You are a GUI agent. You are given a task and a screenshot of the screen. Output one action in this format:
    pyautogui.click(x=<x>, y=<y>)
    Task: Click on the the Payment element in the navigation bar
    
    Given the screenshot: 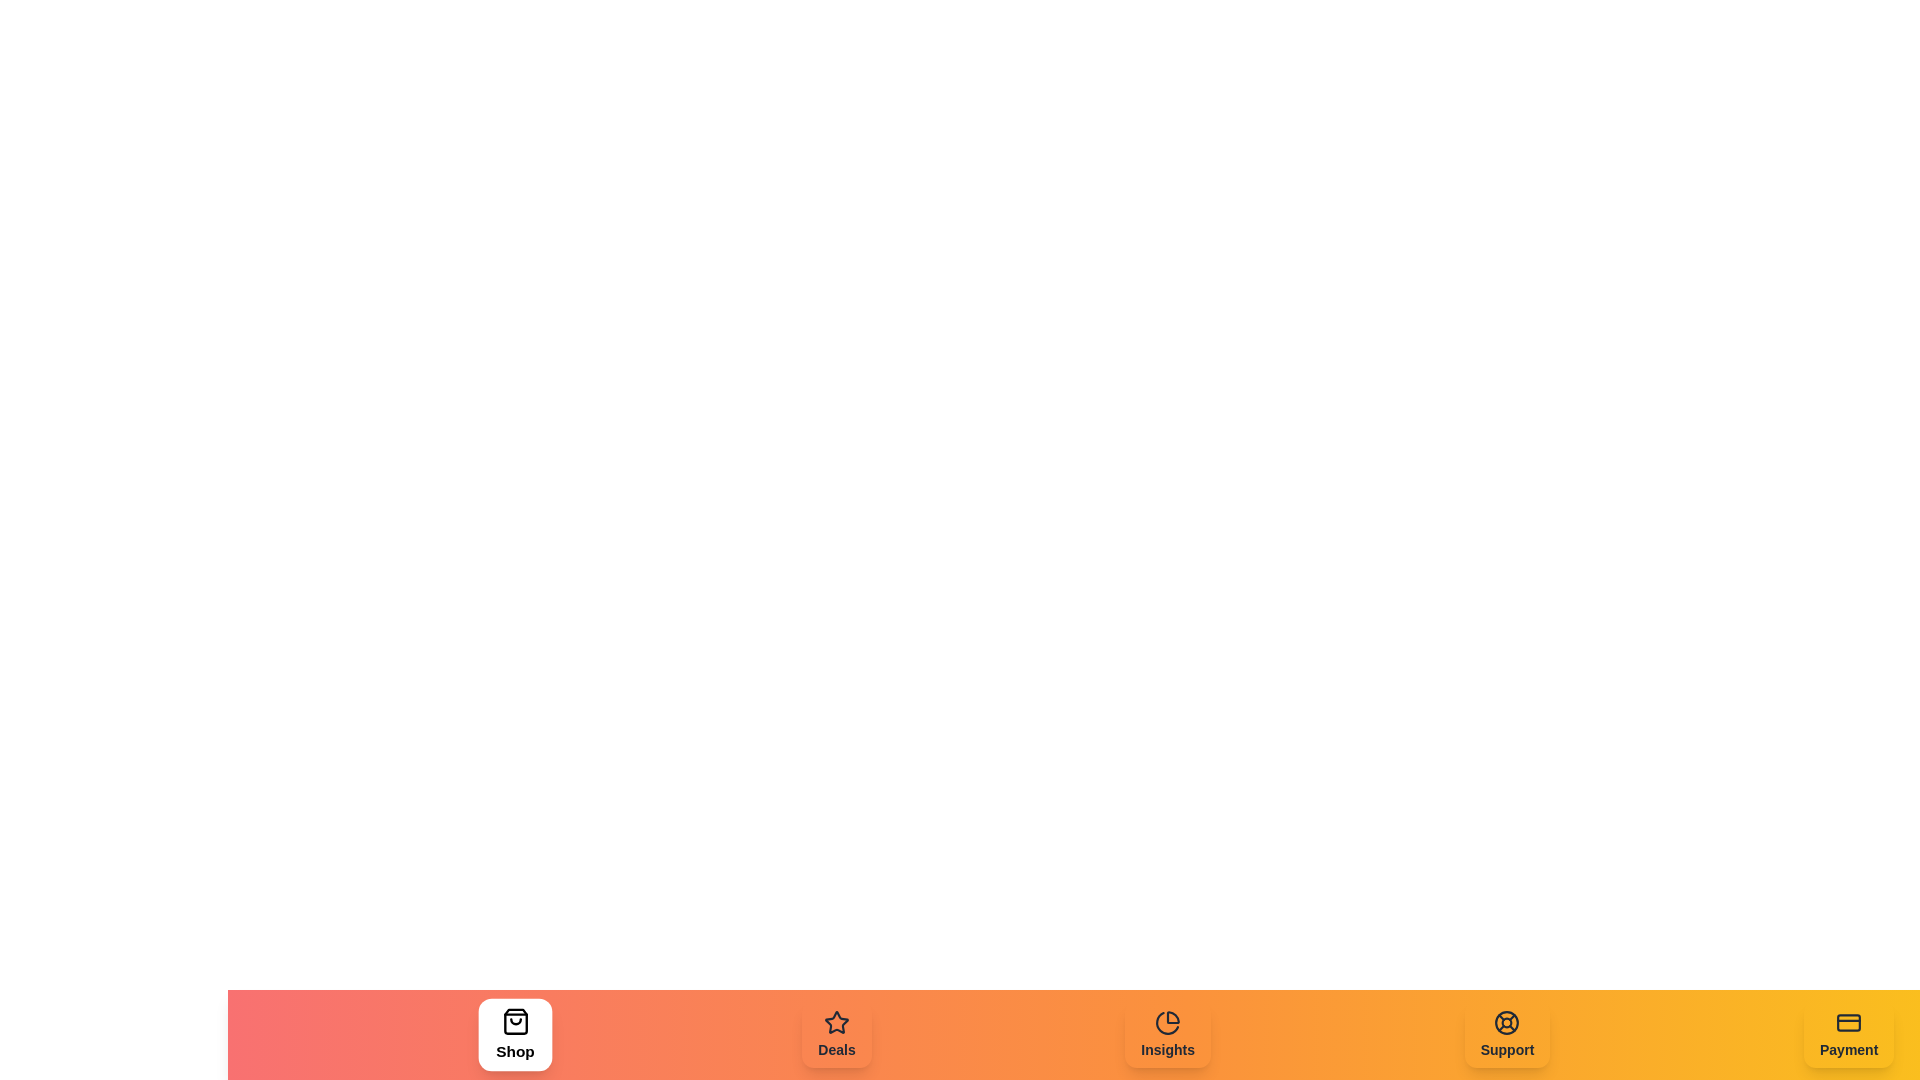 What is the action you would take?
    pyautogui.click(x=1847, y=1034)
    